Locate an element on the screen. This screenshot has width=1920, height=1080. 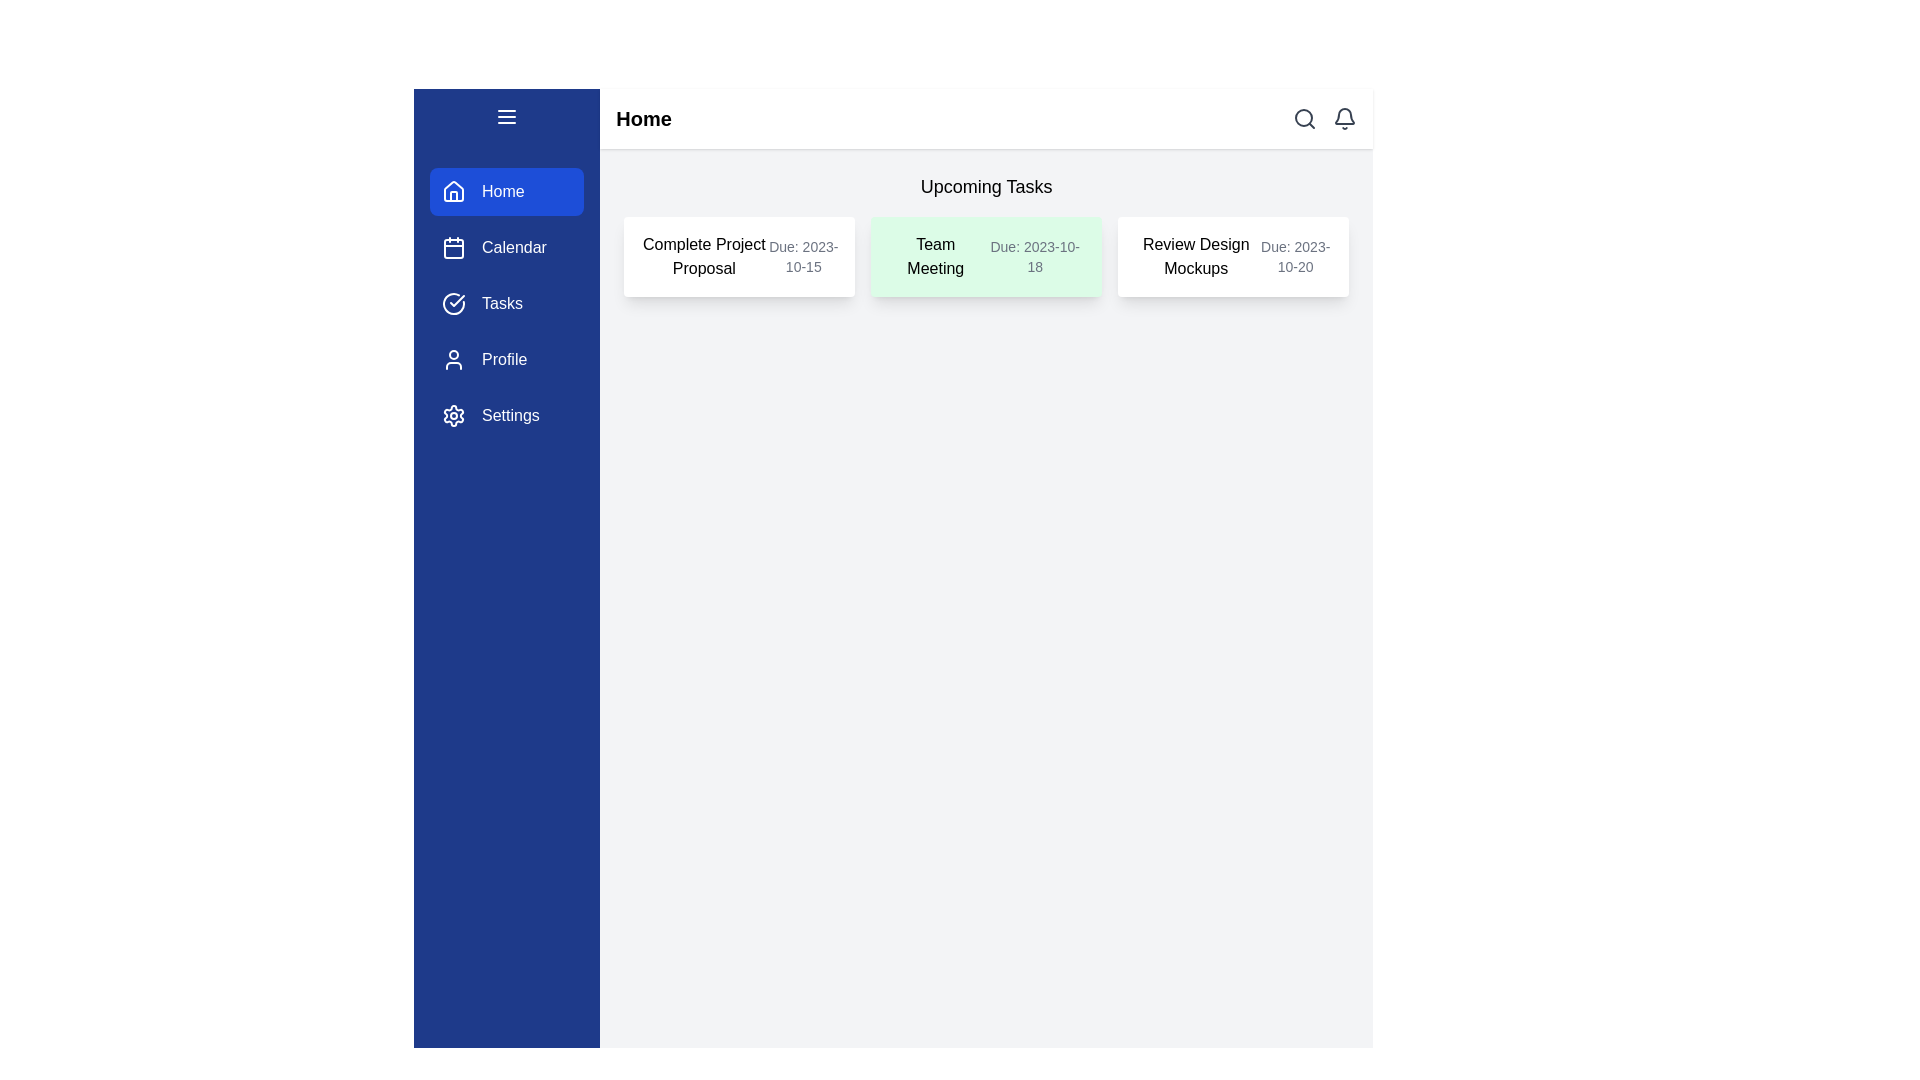
the calendar icon located in the vertical navigation sidebar, which is the second icon from the top is located at coordinates (453, 246).